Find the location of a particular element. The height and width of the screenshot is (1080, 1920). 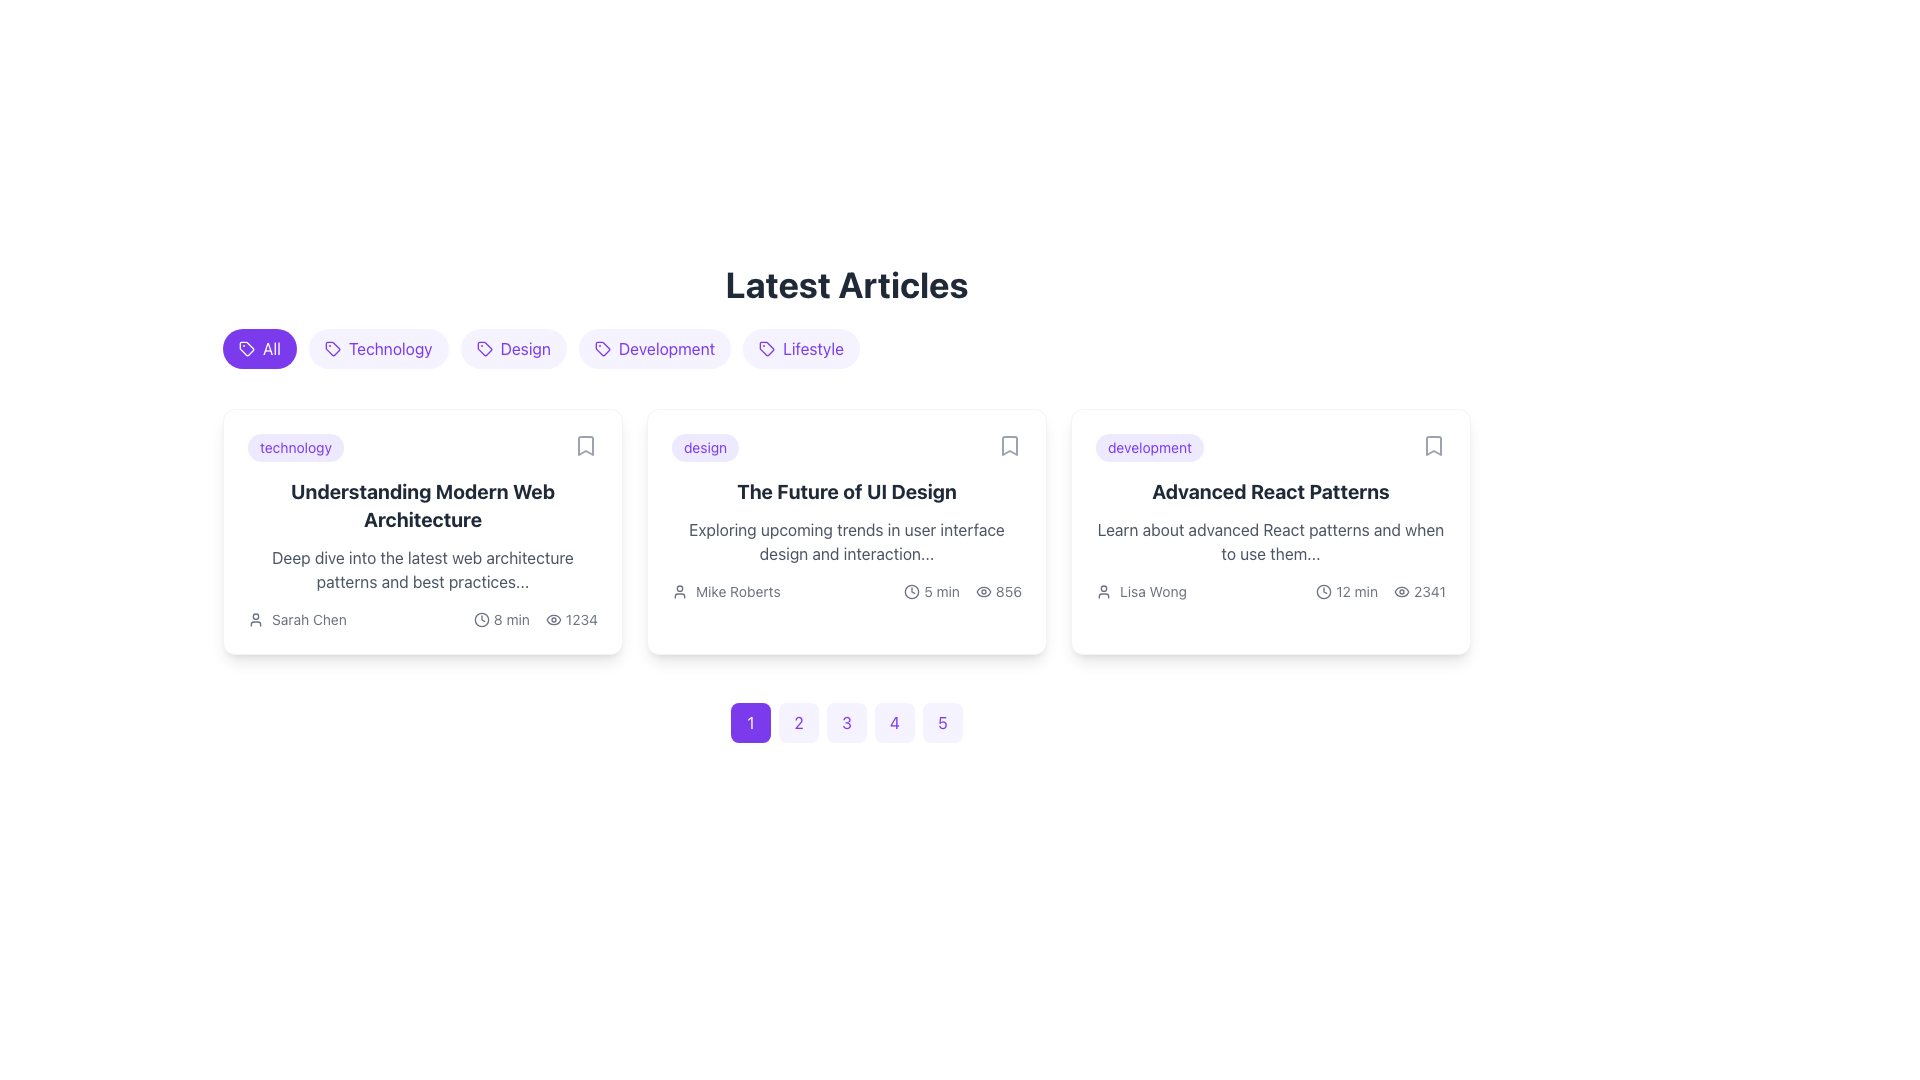

the text label 'All' styled in capital letters, which is located to the right of an icon and presented in white on a purple background is located at coordinates (271, 347).